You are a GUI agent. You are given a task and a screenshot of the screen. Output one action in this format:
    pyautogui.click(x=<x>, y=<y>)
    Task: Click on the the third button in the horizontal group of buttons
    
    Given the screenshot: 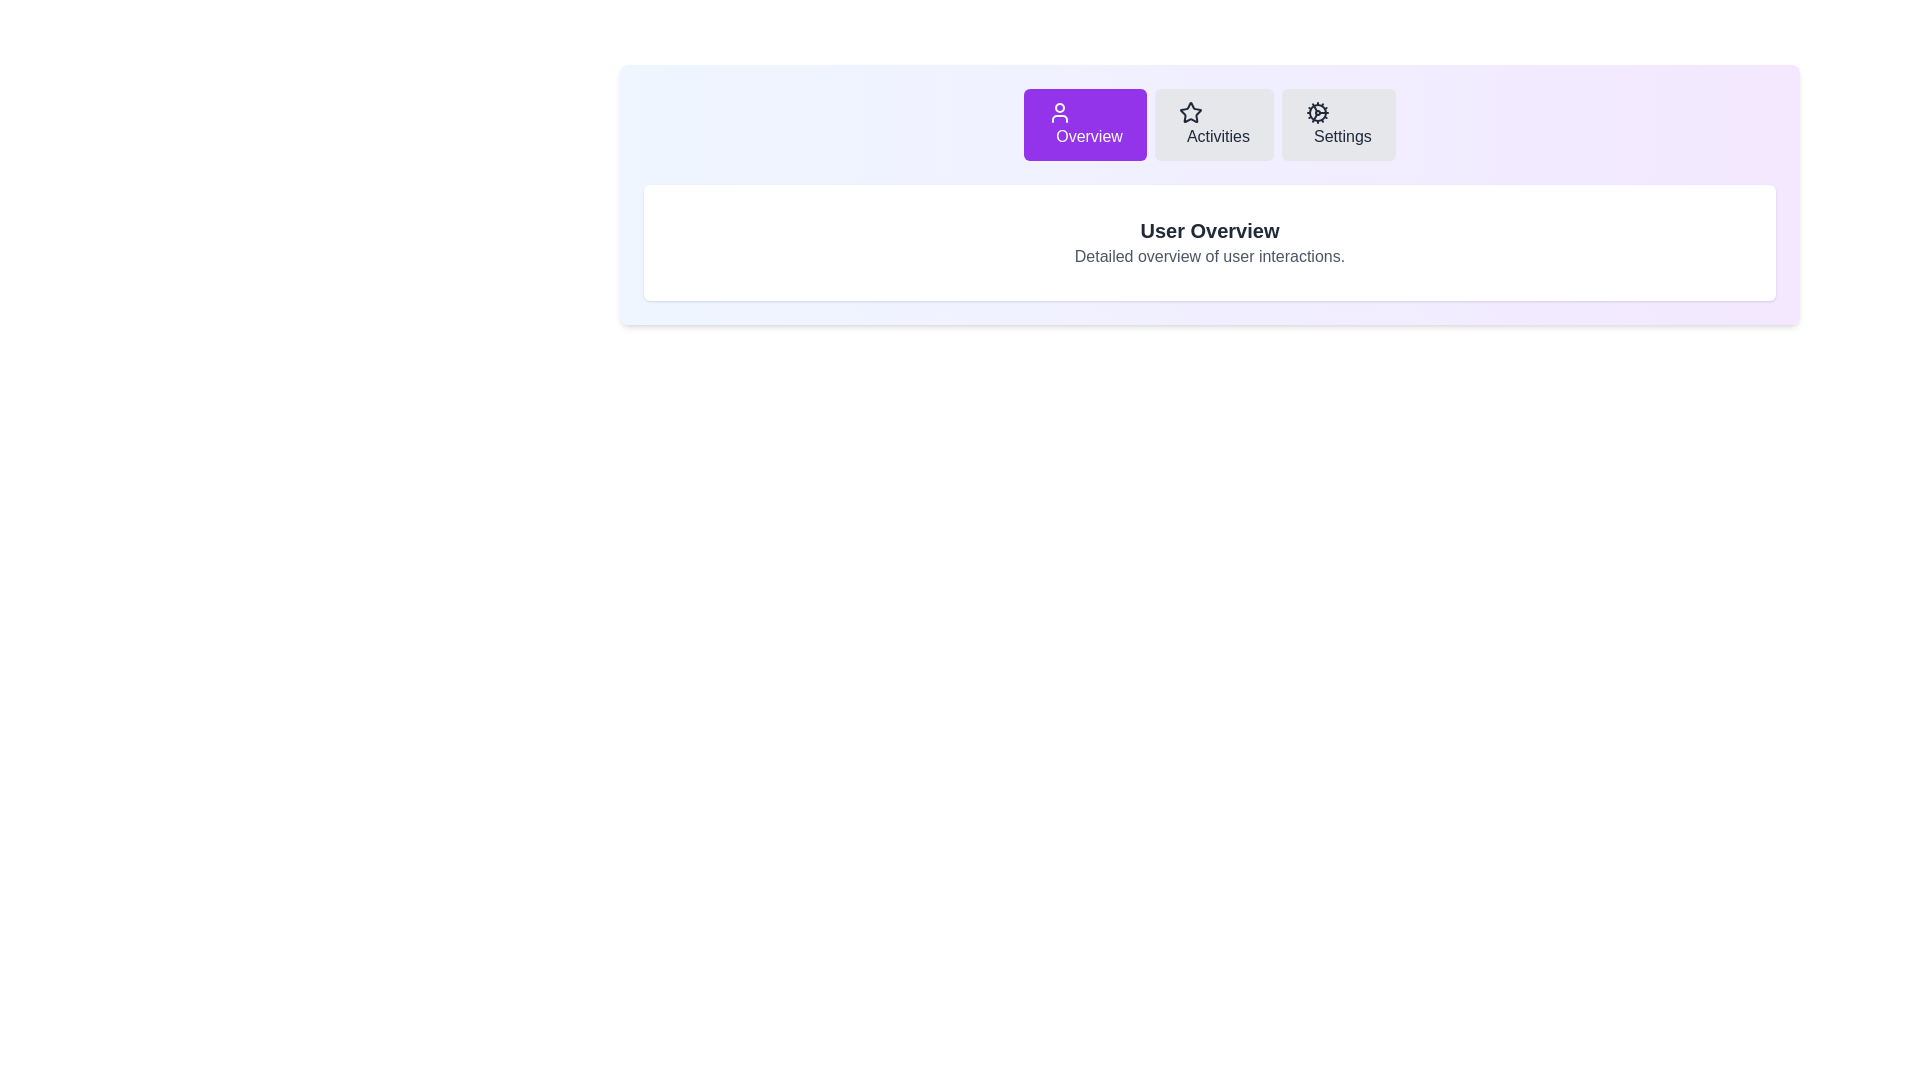 What is the action you would take?
    pyautogui.click(x=1338, y=124)
    